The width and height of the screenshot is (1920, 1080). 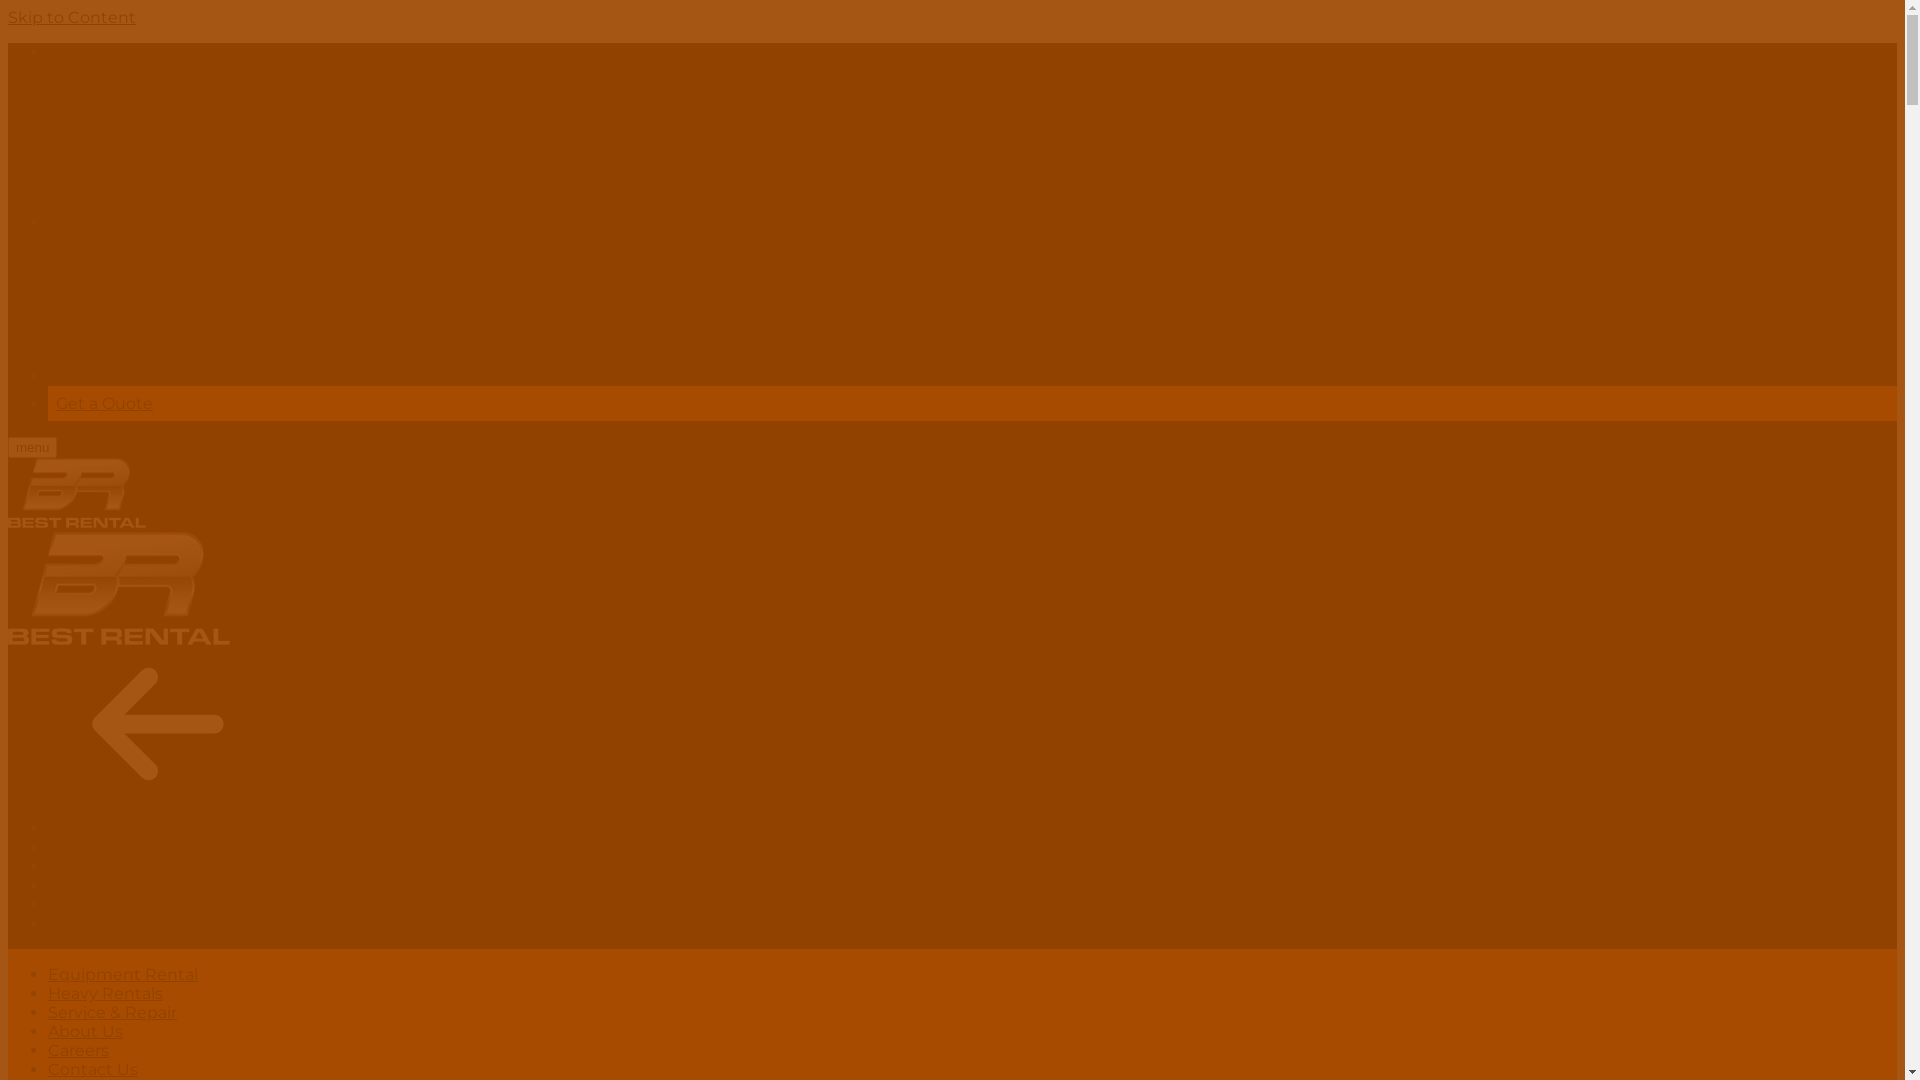 What do you see at coordinates (56, 403) in the screenshot?
I see `'Get a Quote'` at bounding box center [56, 403].